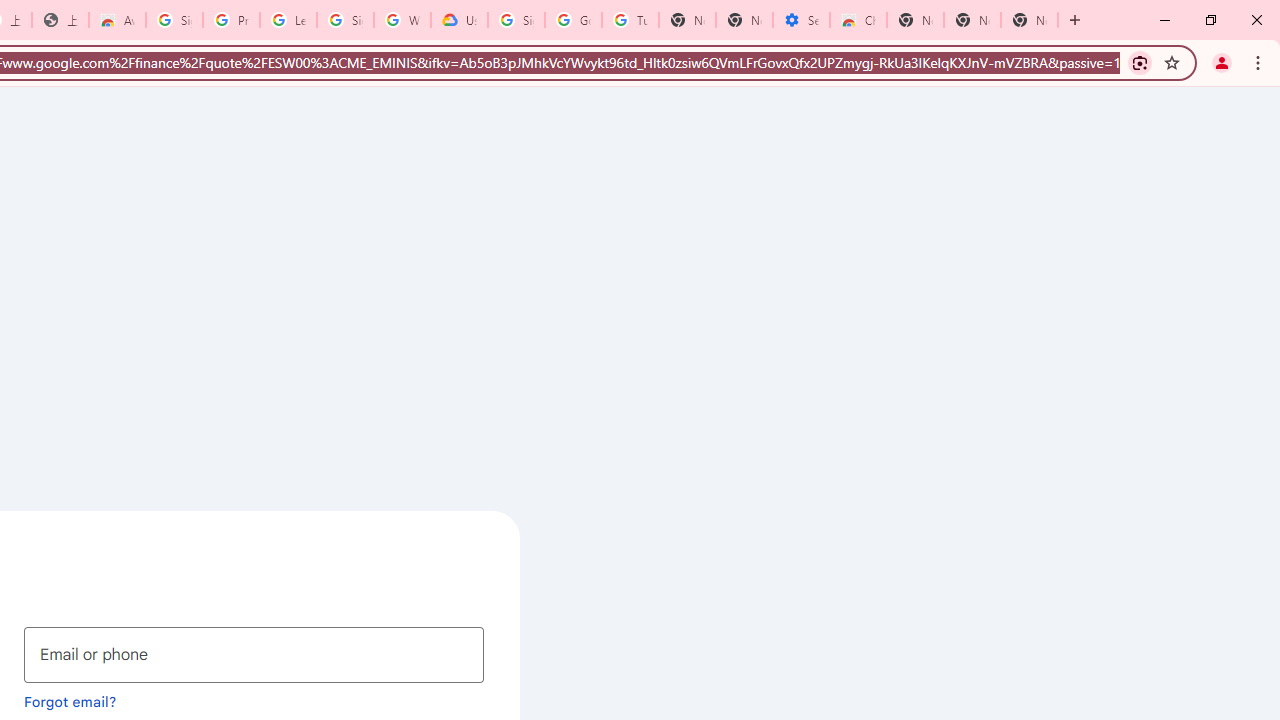  What do you see at coordinates (253, 654) in the screenshot?
I see `'Email or phone'` at bounding box center [253, 654].